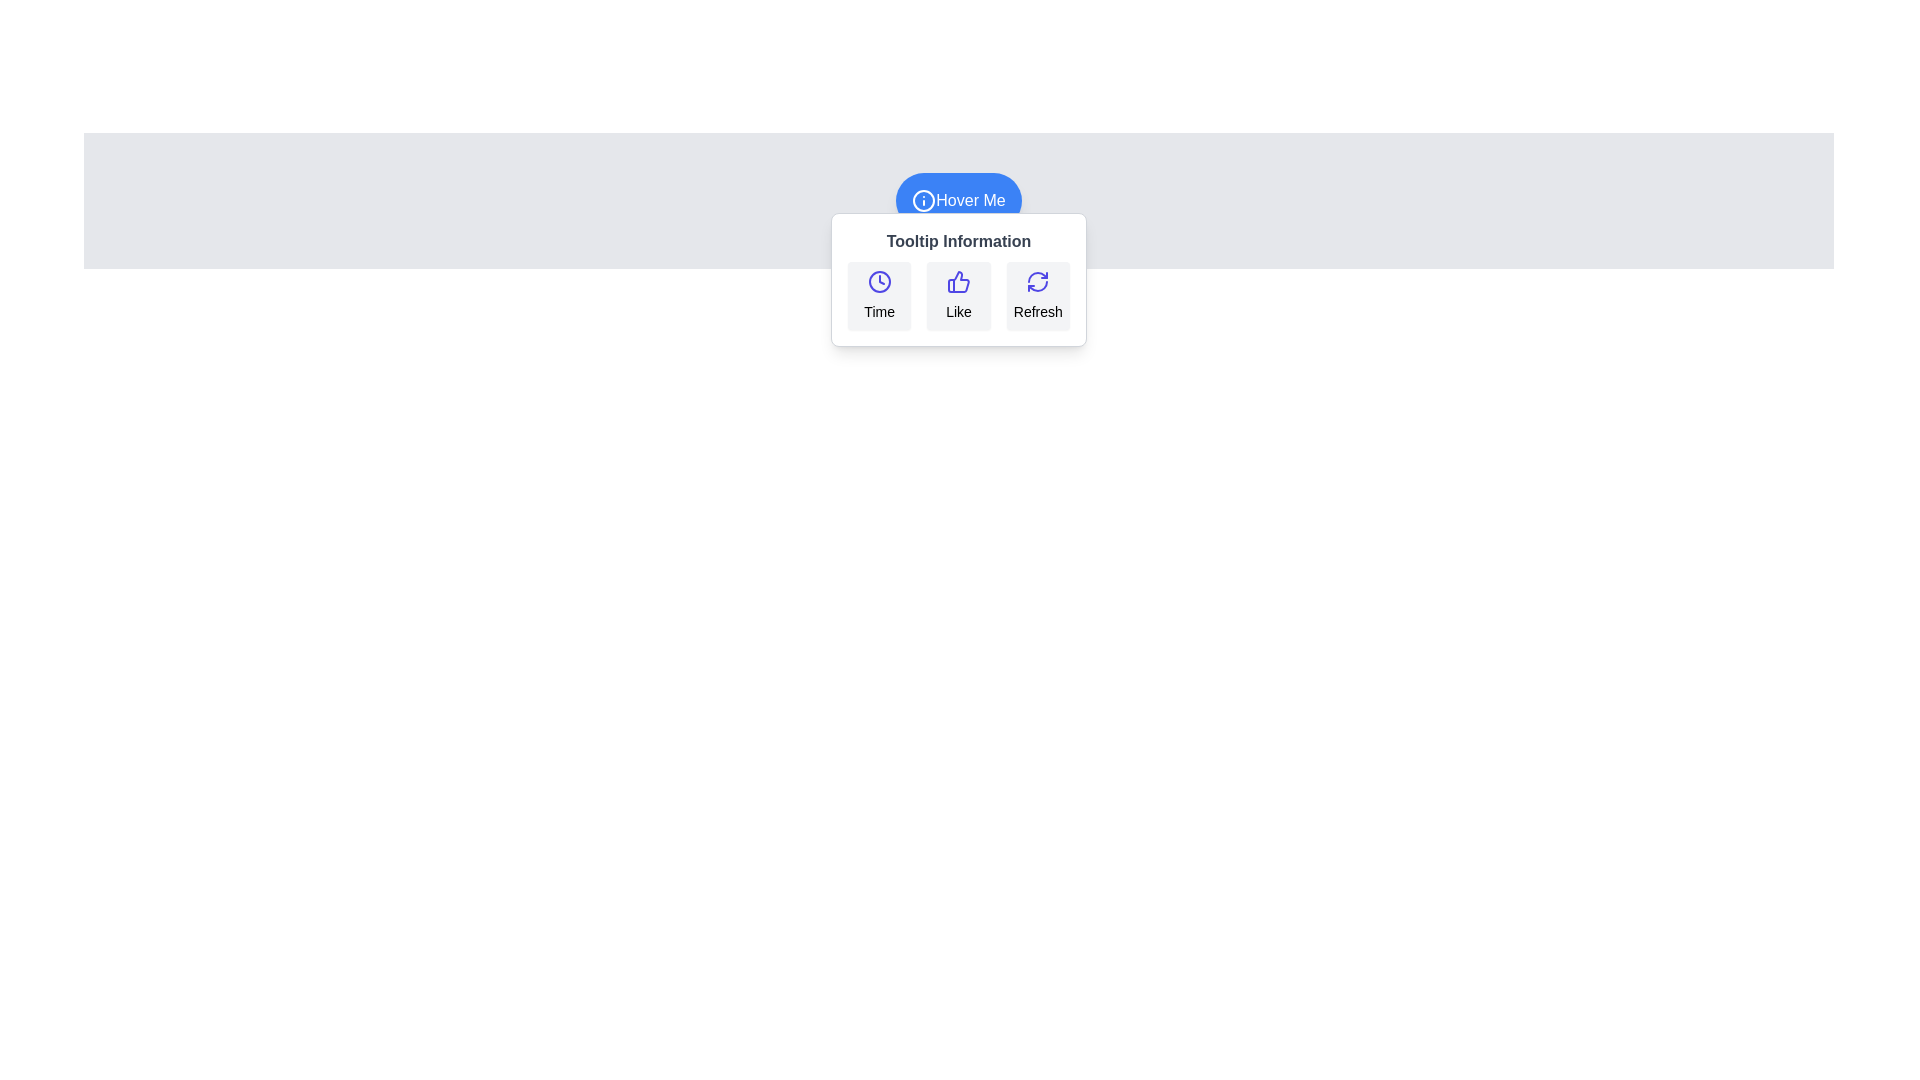 Image resolution: width=1920 pixels, height=1080 pixels. Describe the element at coordinates (879, 281) in the screenshot. I see `the leftmost icon in the tooltip that represents time, which is positioned directly above the 'Time' label` at that location.